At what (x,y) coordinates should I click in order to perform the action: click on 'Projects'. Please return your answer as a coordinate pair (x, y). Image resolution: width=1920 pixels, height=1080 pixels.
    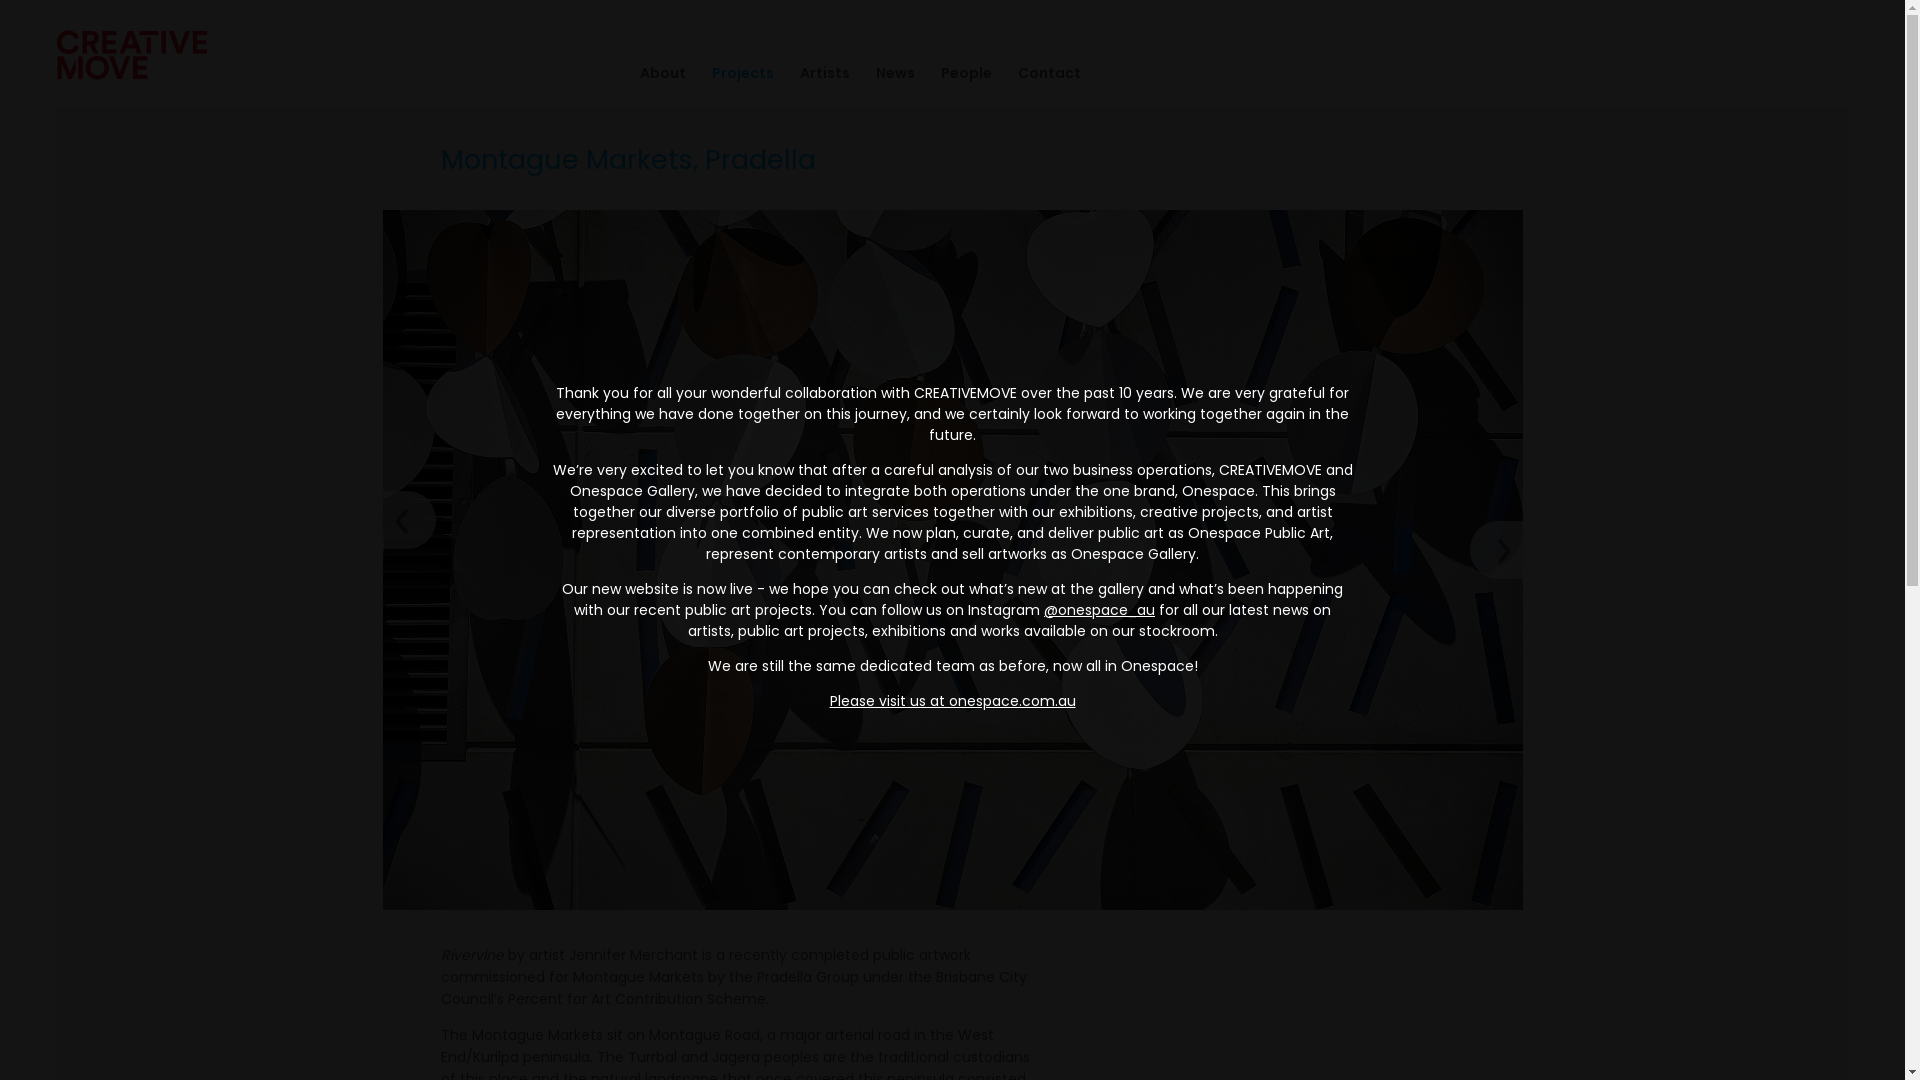
    Looking at the image, I should click on (728, 72).